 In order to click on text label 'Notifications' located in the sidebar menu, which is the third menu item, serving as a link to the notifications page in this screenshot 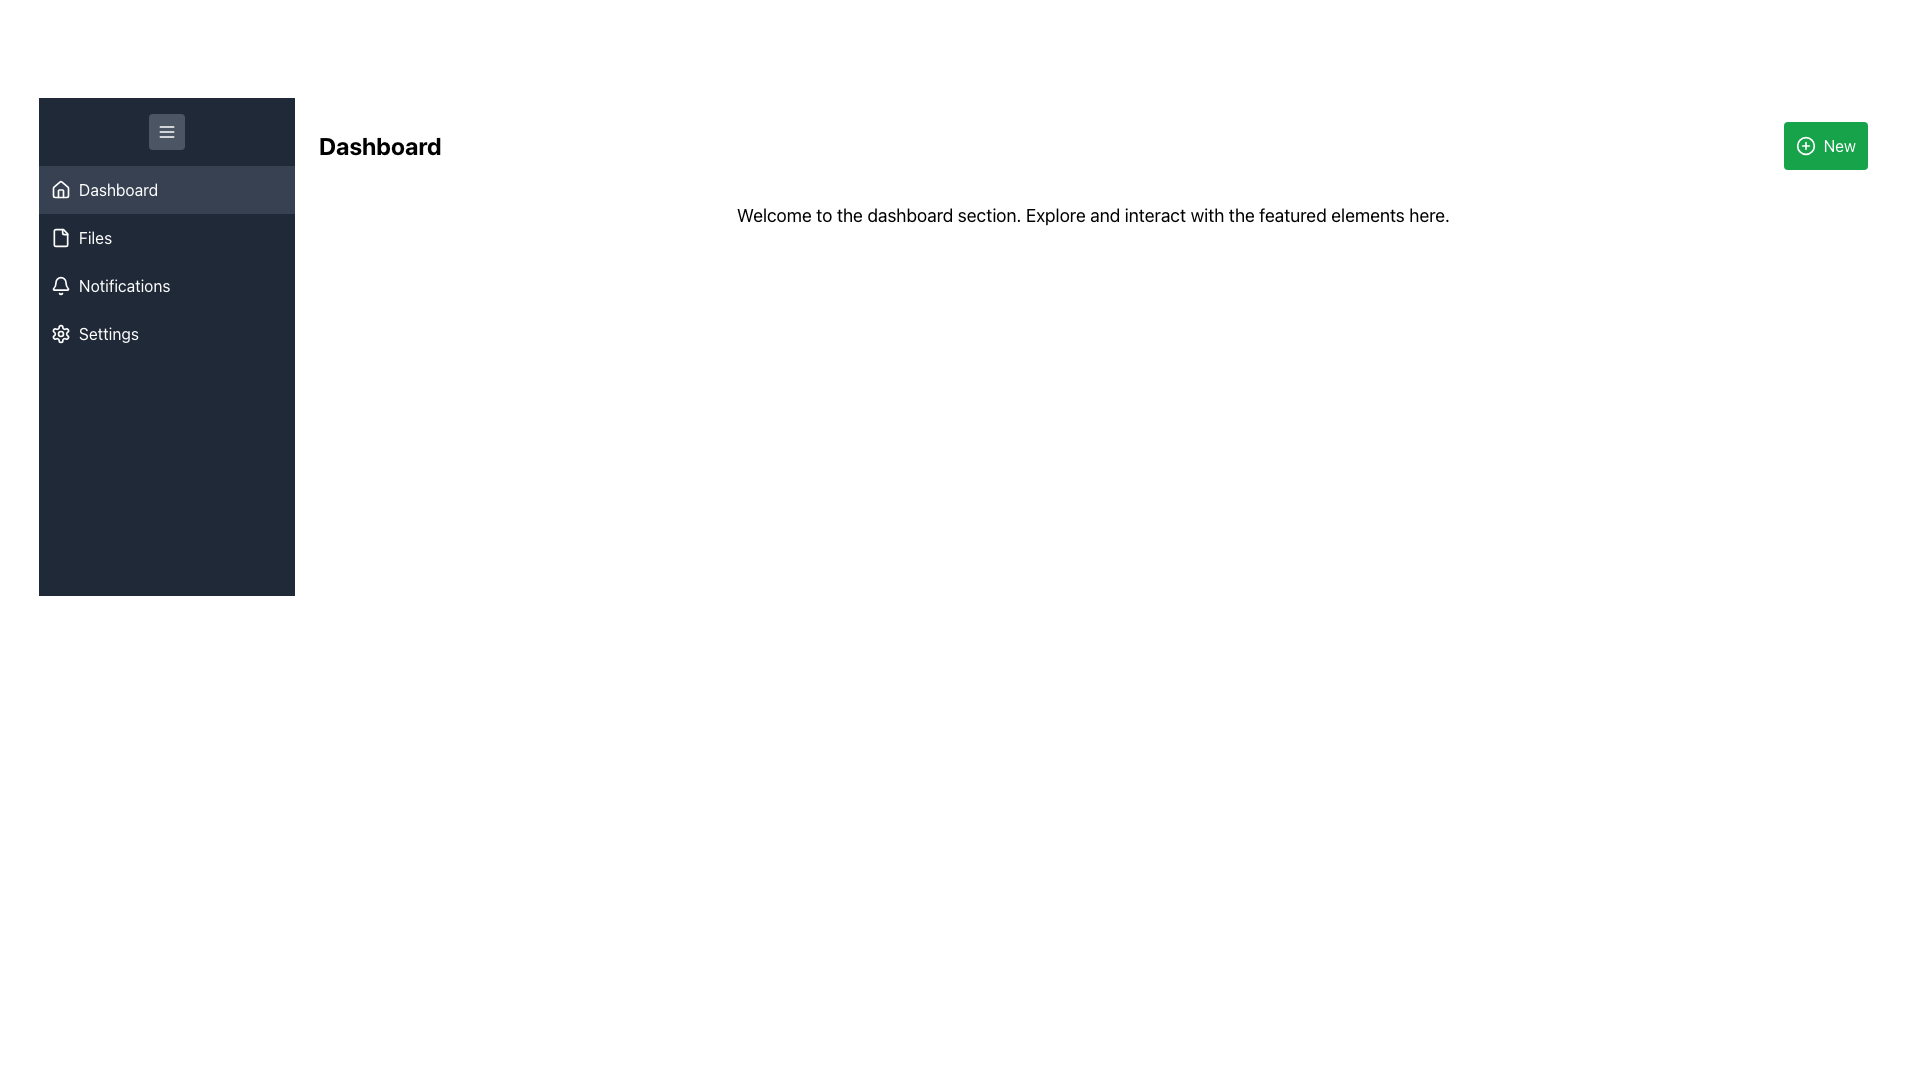, I will do `click(123, 285)`.